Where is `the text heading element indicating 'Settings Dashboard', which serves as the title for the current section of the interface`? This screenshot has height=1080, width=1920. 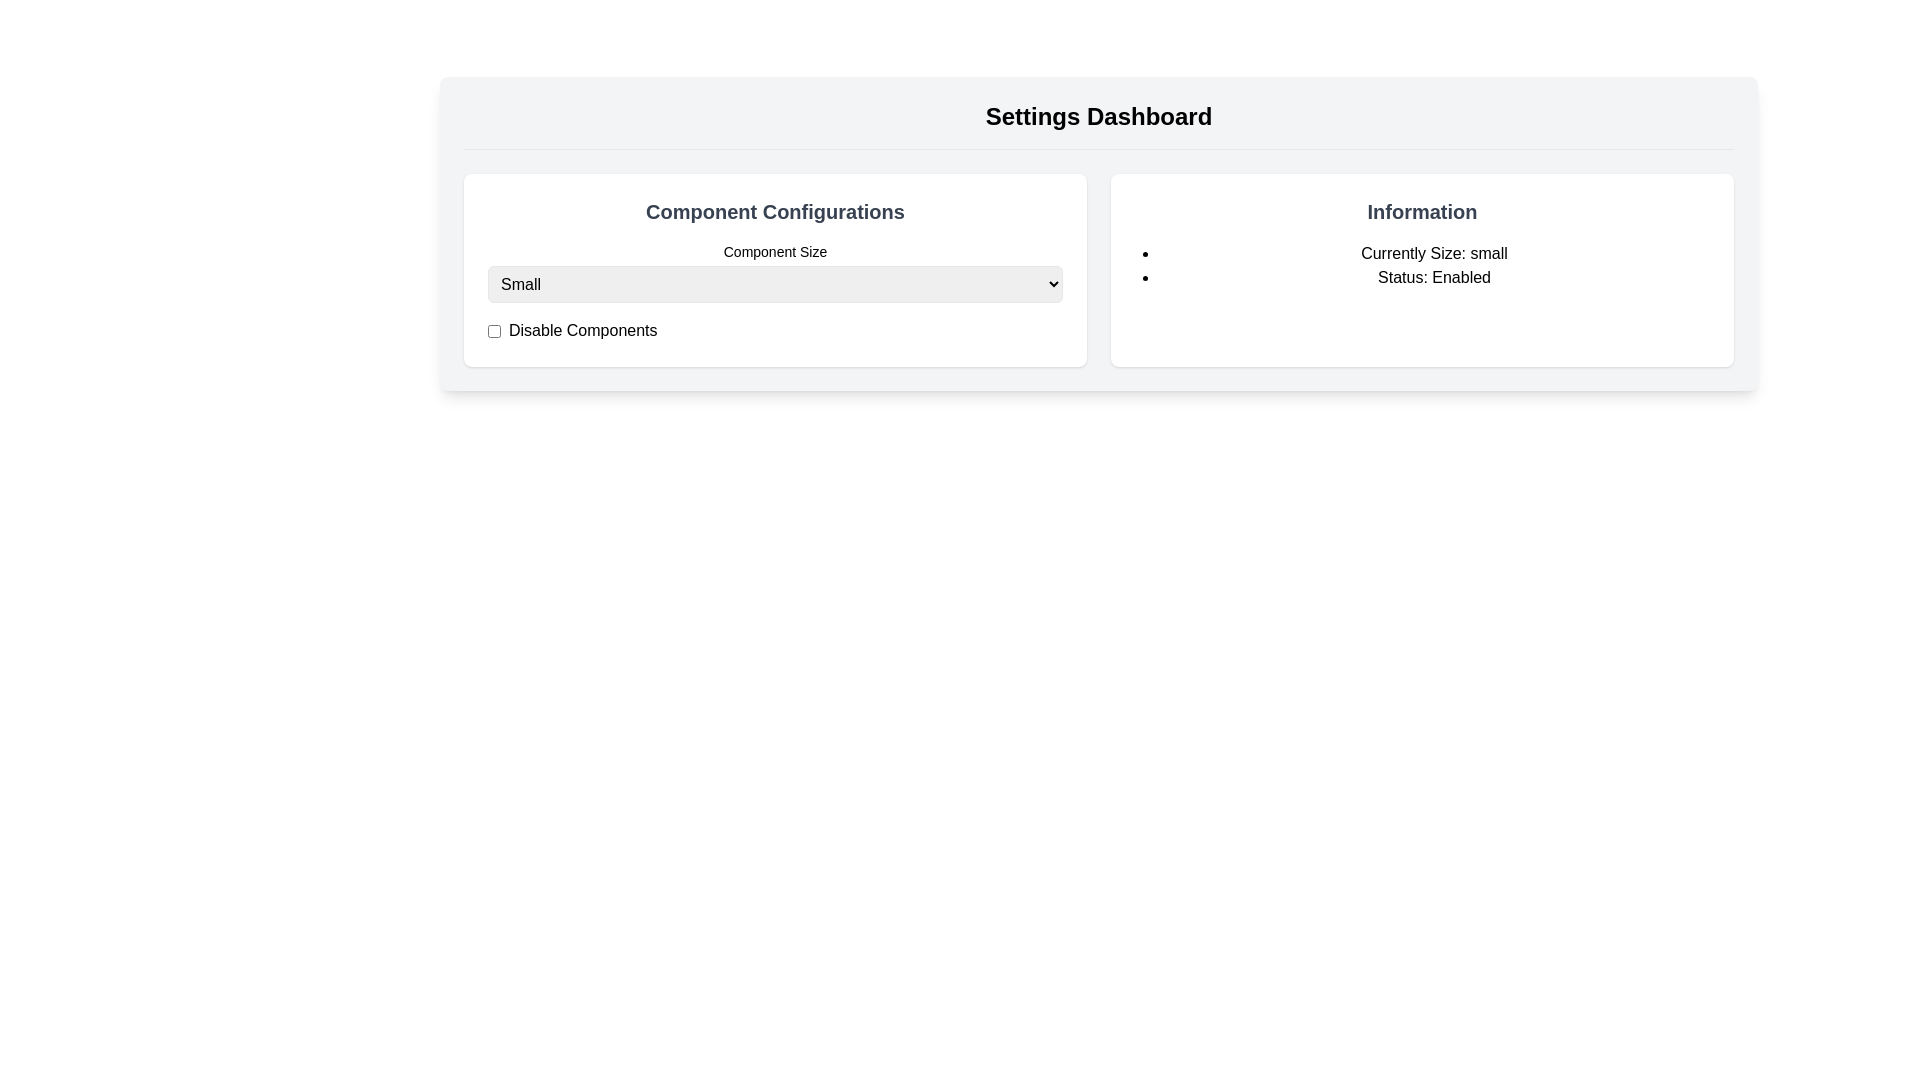
the text heading element indicating 'Settings Dashboard', which serves as the title for the current section of the interface is located at coordinates (1098, 124).